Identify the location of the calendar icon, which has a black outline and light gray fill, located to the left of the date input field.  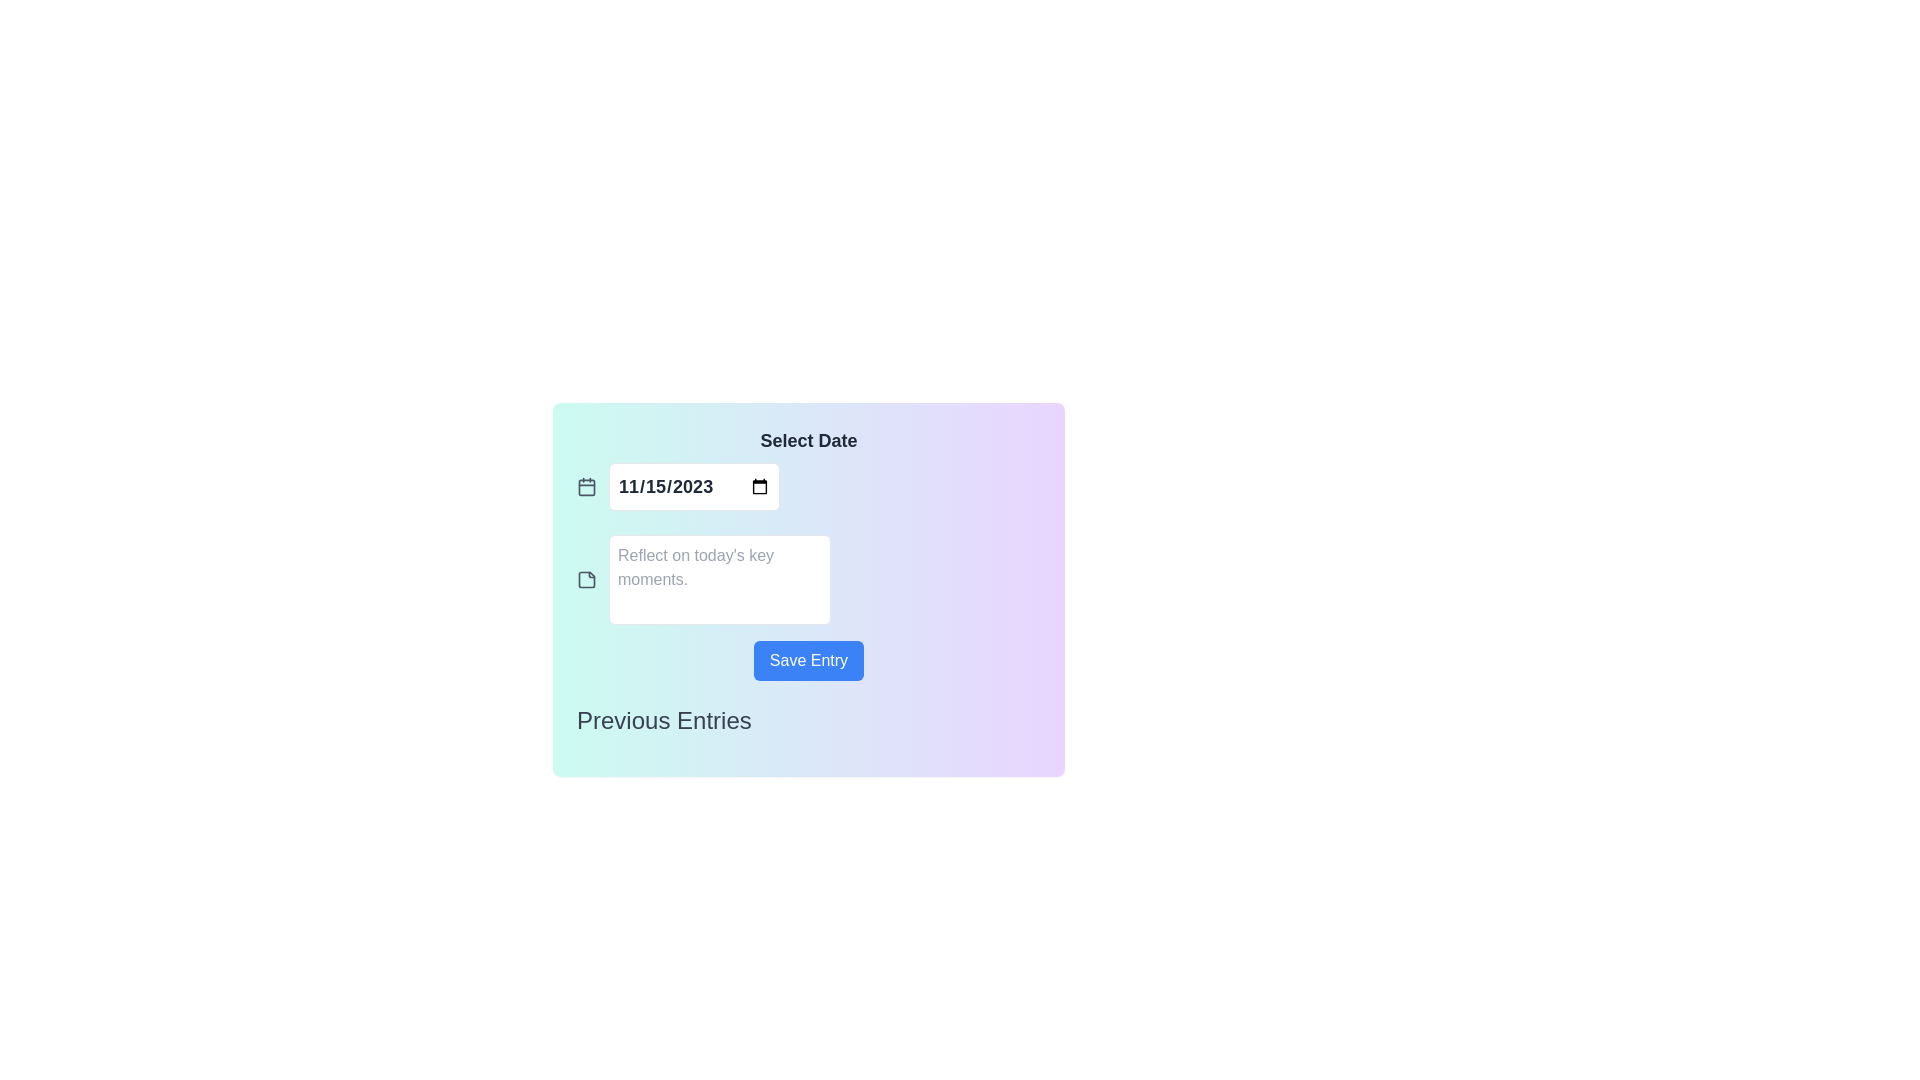
(585, 486).